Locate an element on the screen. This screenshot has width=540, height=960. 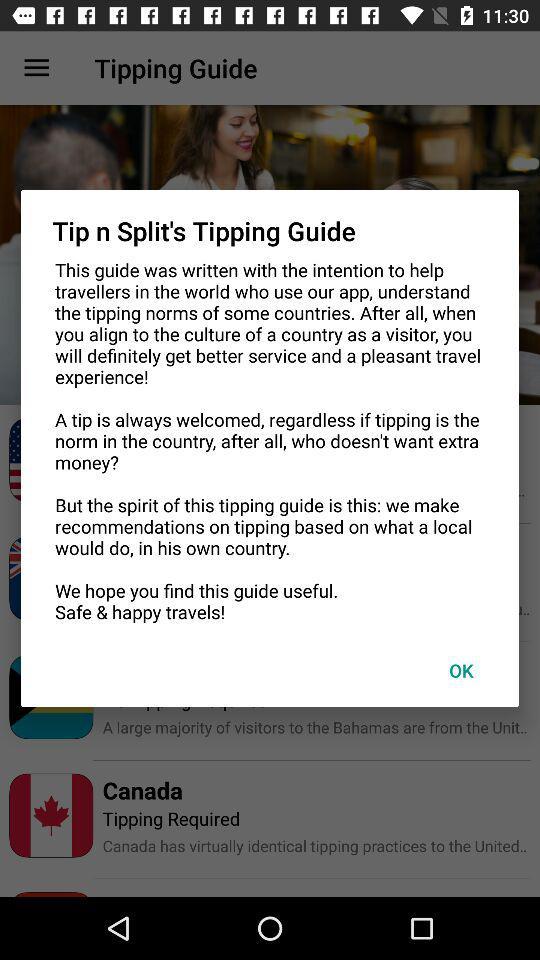
the icon below this guide was is located at coordinates (461, 670).